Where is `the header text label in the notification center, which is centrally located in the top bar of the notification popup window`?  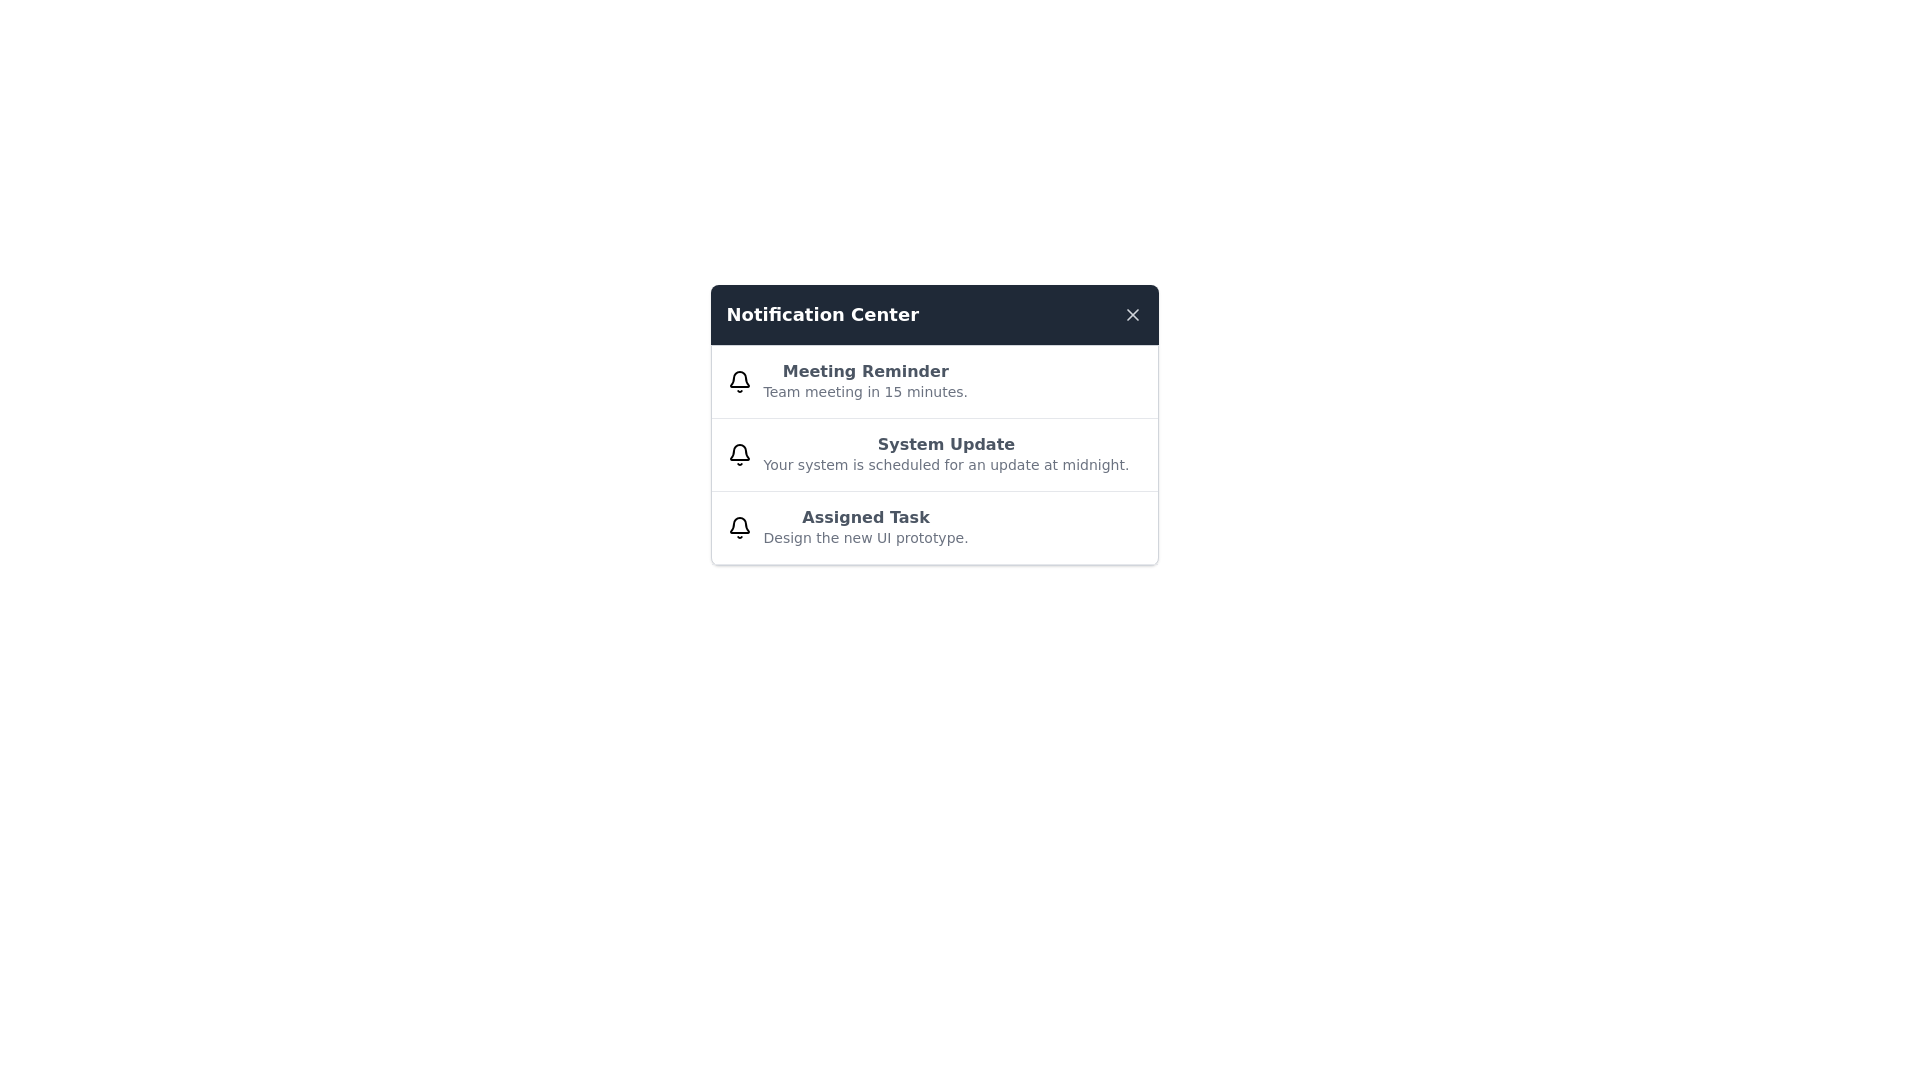
the header text label in the notification center, which is centrally located in the top bar of the notification popup window is located at coordinates (822, 315).